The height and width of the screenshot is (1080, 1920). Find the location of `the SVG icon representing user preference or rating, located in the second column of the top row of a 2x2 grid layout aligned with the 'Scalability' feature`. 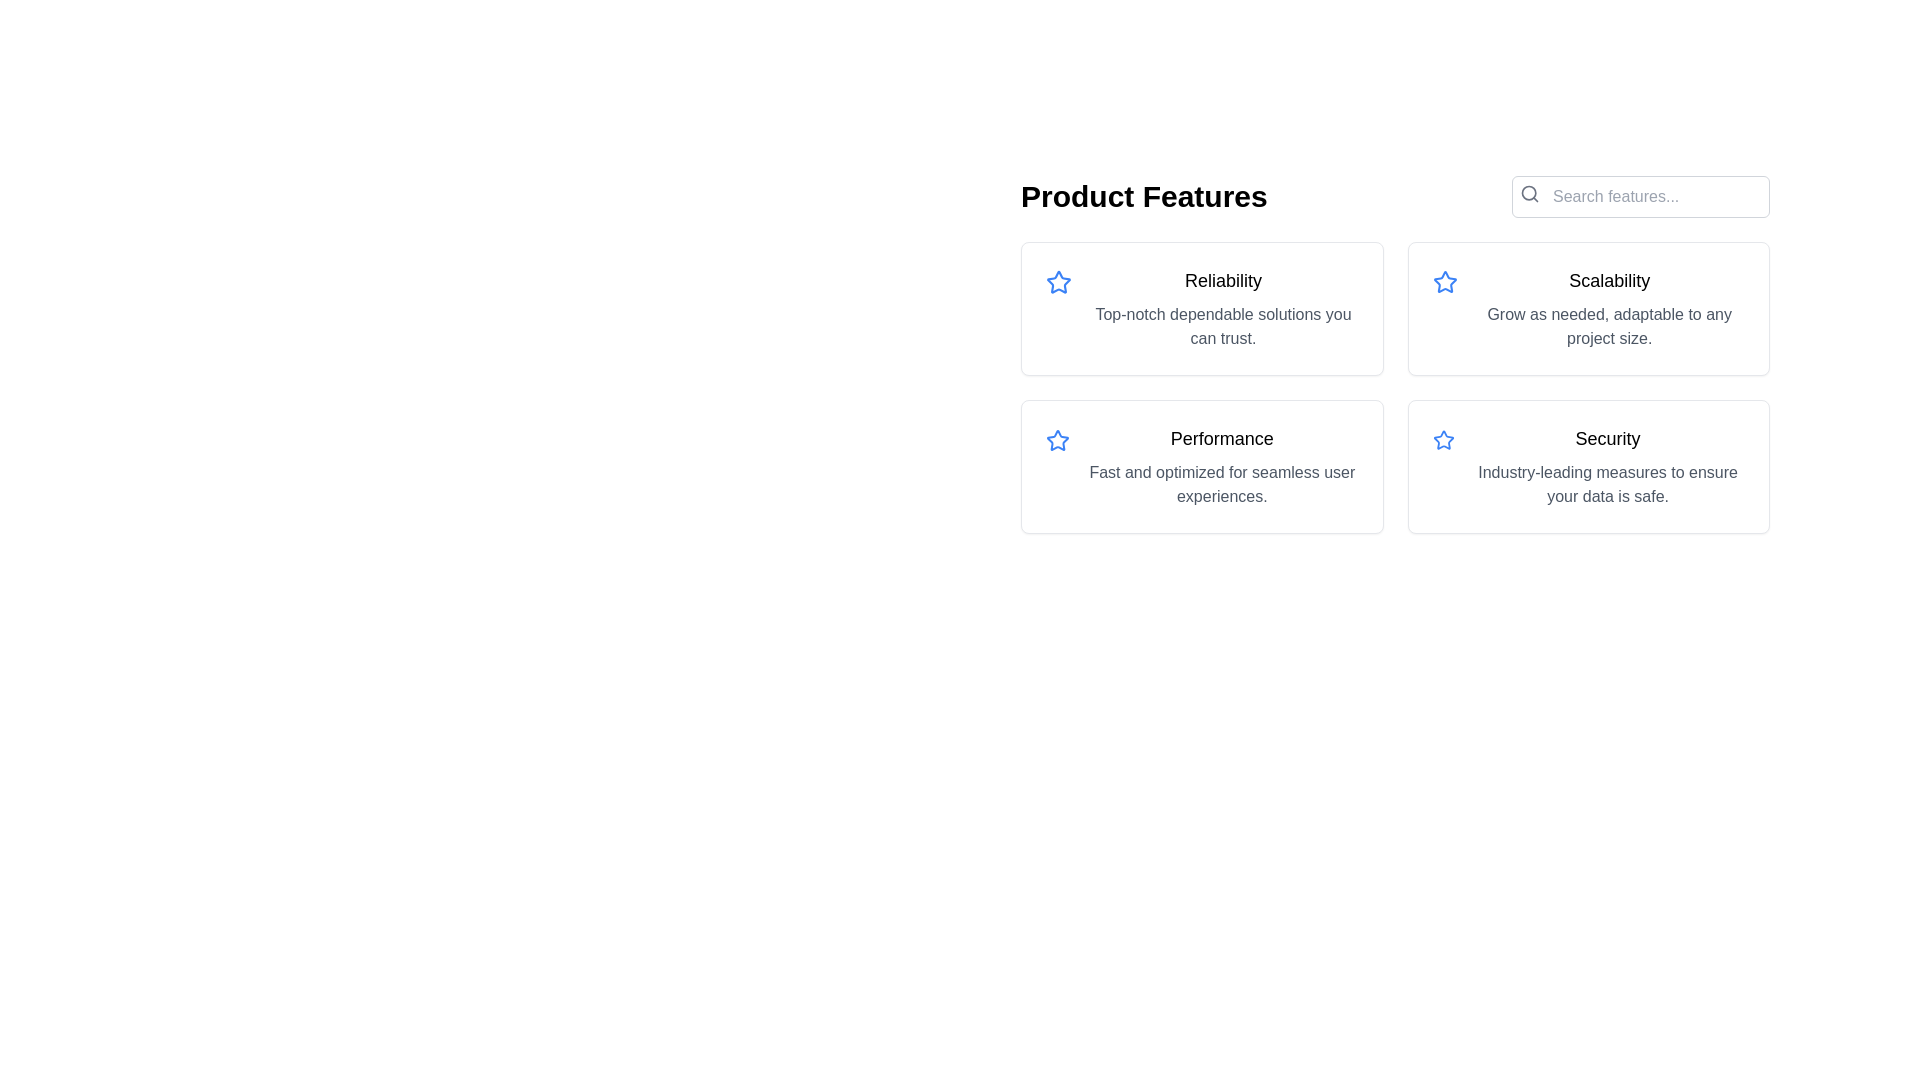

the SVG icon representing user preference or rating, located in the second column of the top row of a 2x2 grid layout aligned with the 'Scalability' feature is located at coordinates (1058, 282).